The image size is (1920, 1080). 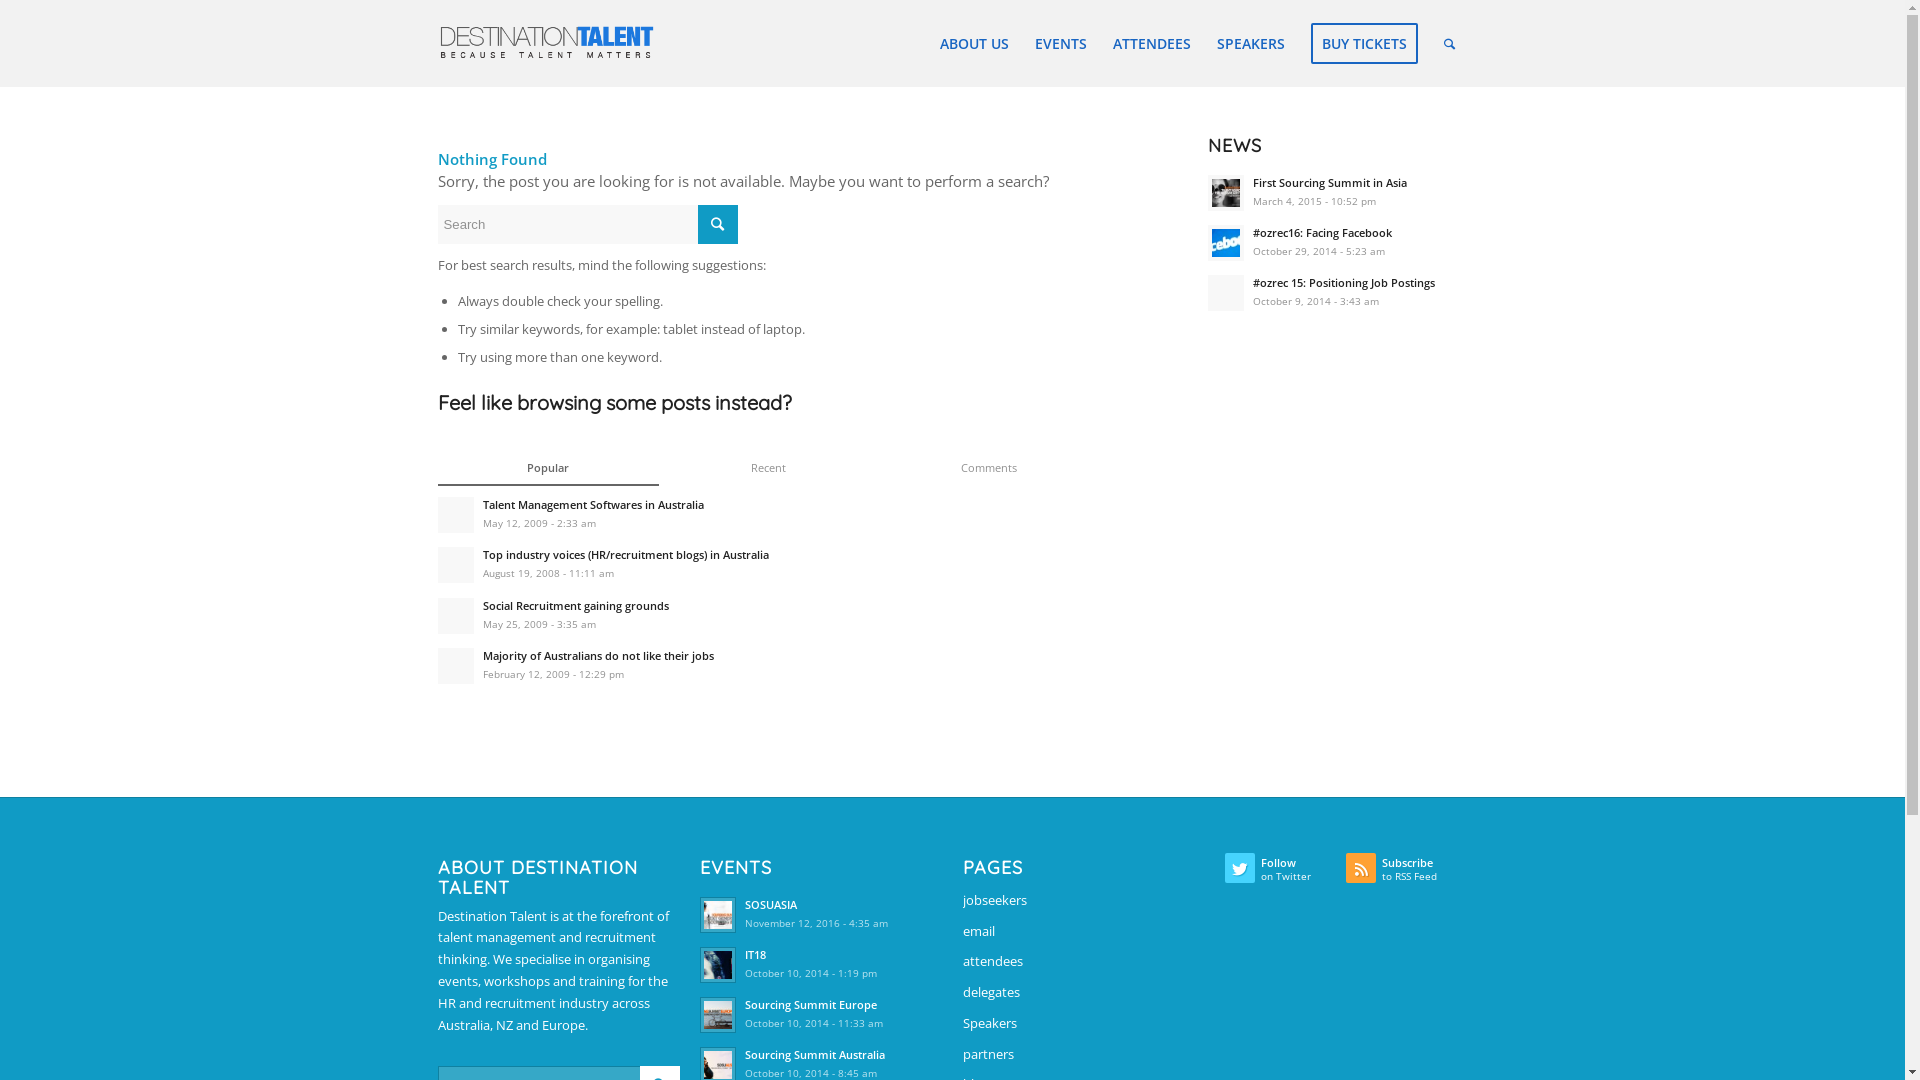 I want to click on 'SOSUASIA, so click(x=820, y=913).